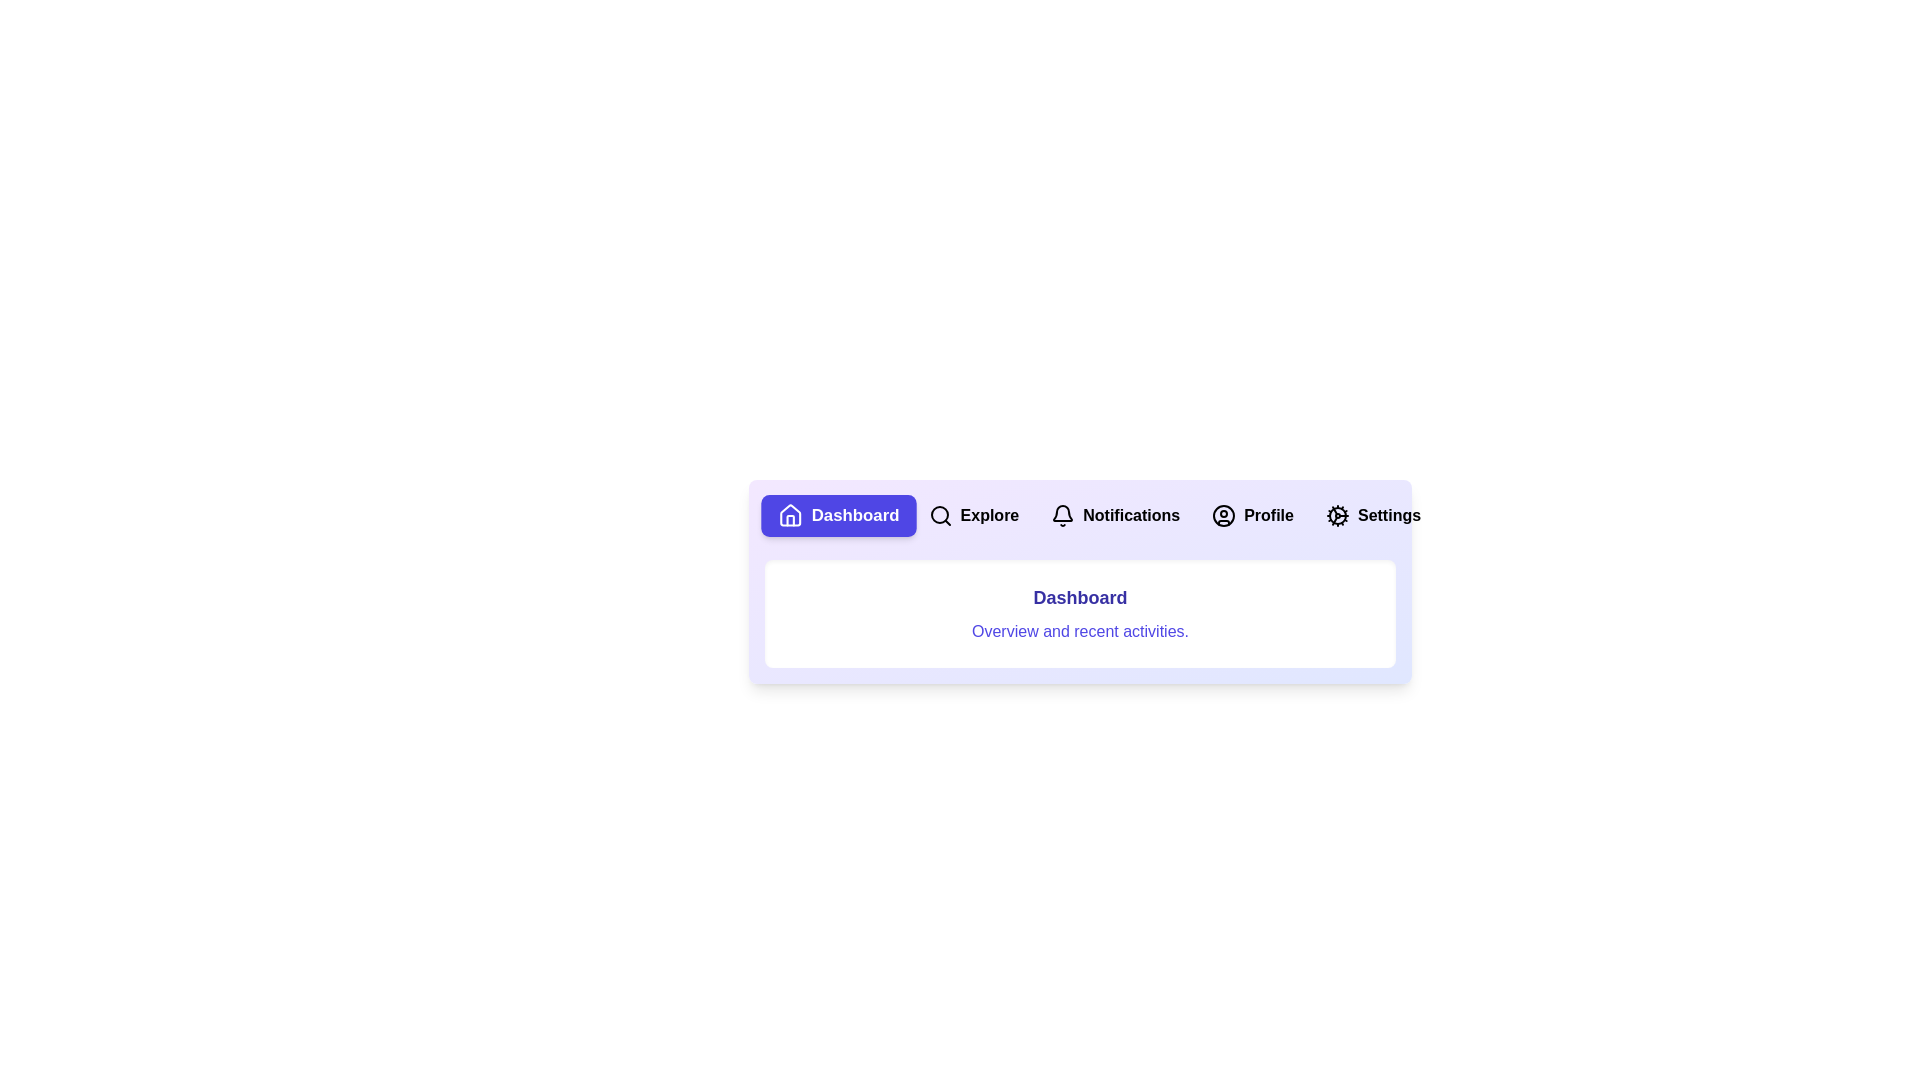 This screenshot has height=1080, width=1920. I want to click on the Profile tab by clicking on its respective button, so click(1251, 515).